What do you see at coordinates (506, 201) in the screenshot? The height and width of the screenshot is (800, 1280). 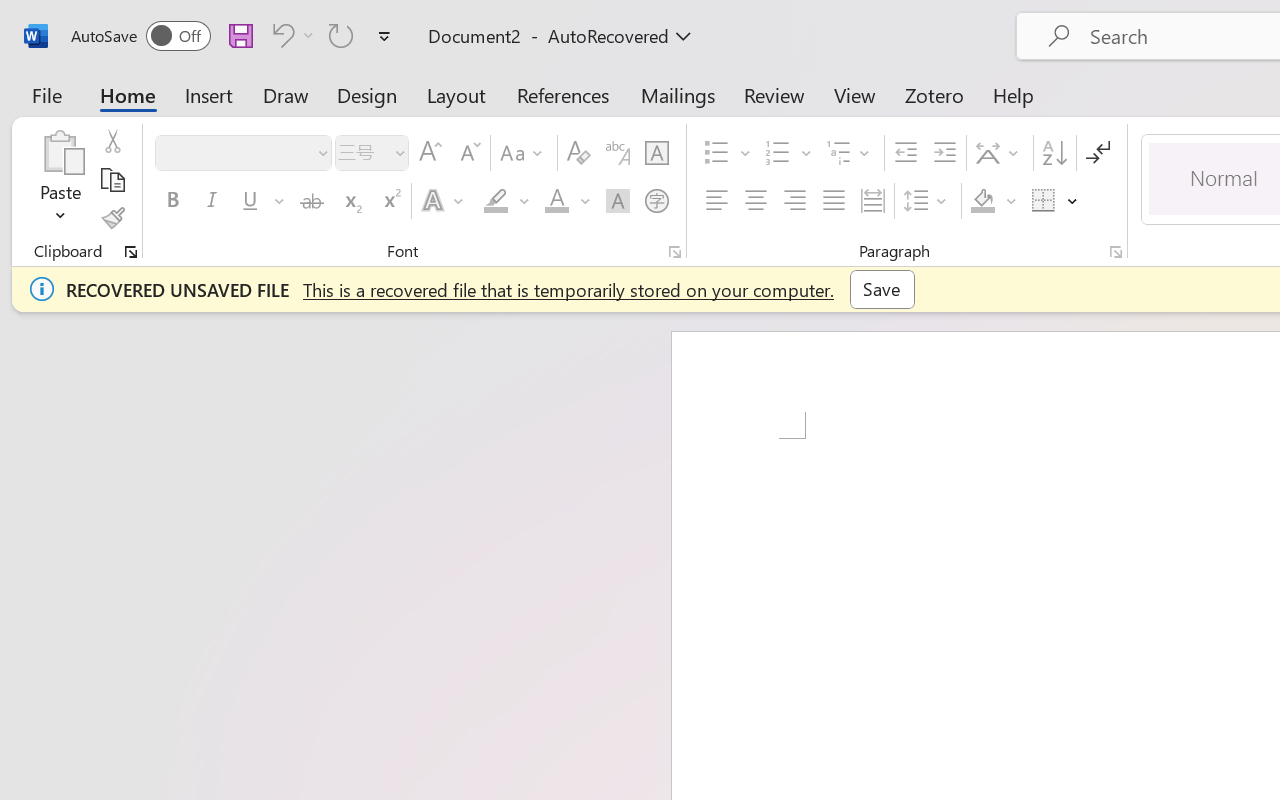 I see `'Text Highlight Color'` at bounding box center [506, 201].